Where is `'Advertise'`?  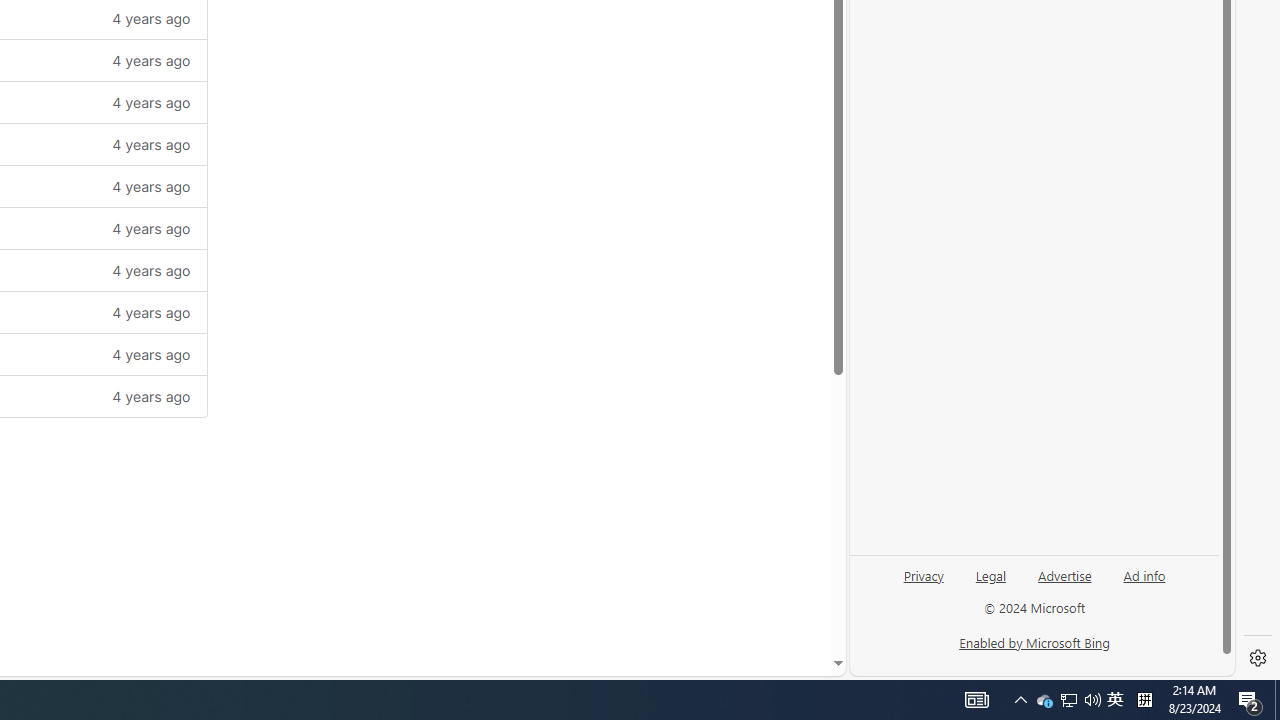
'Advertise' is located at coordinates (1063, 583).